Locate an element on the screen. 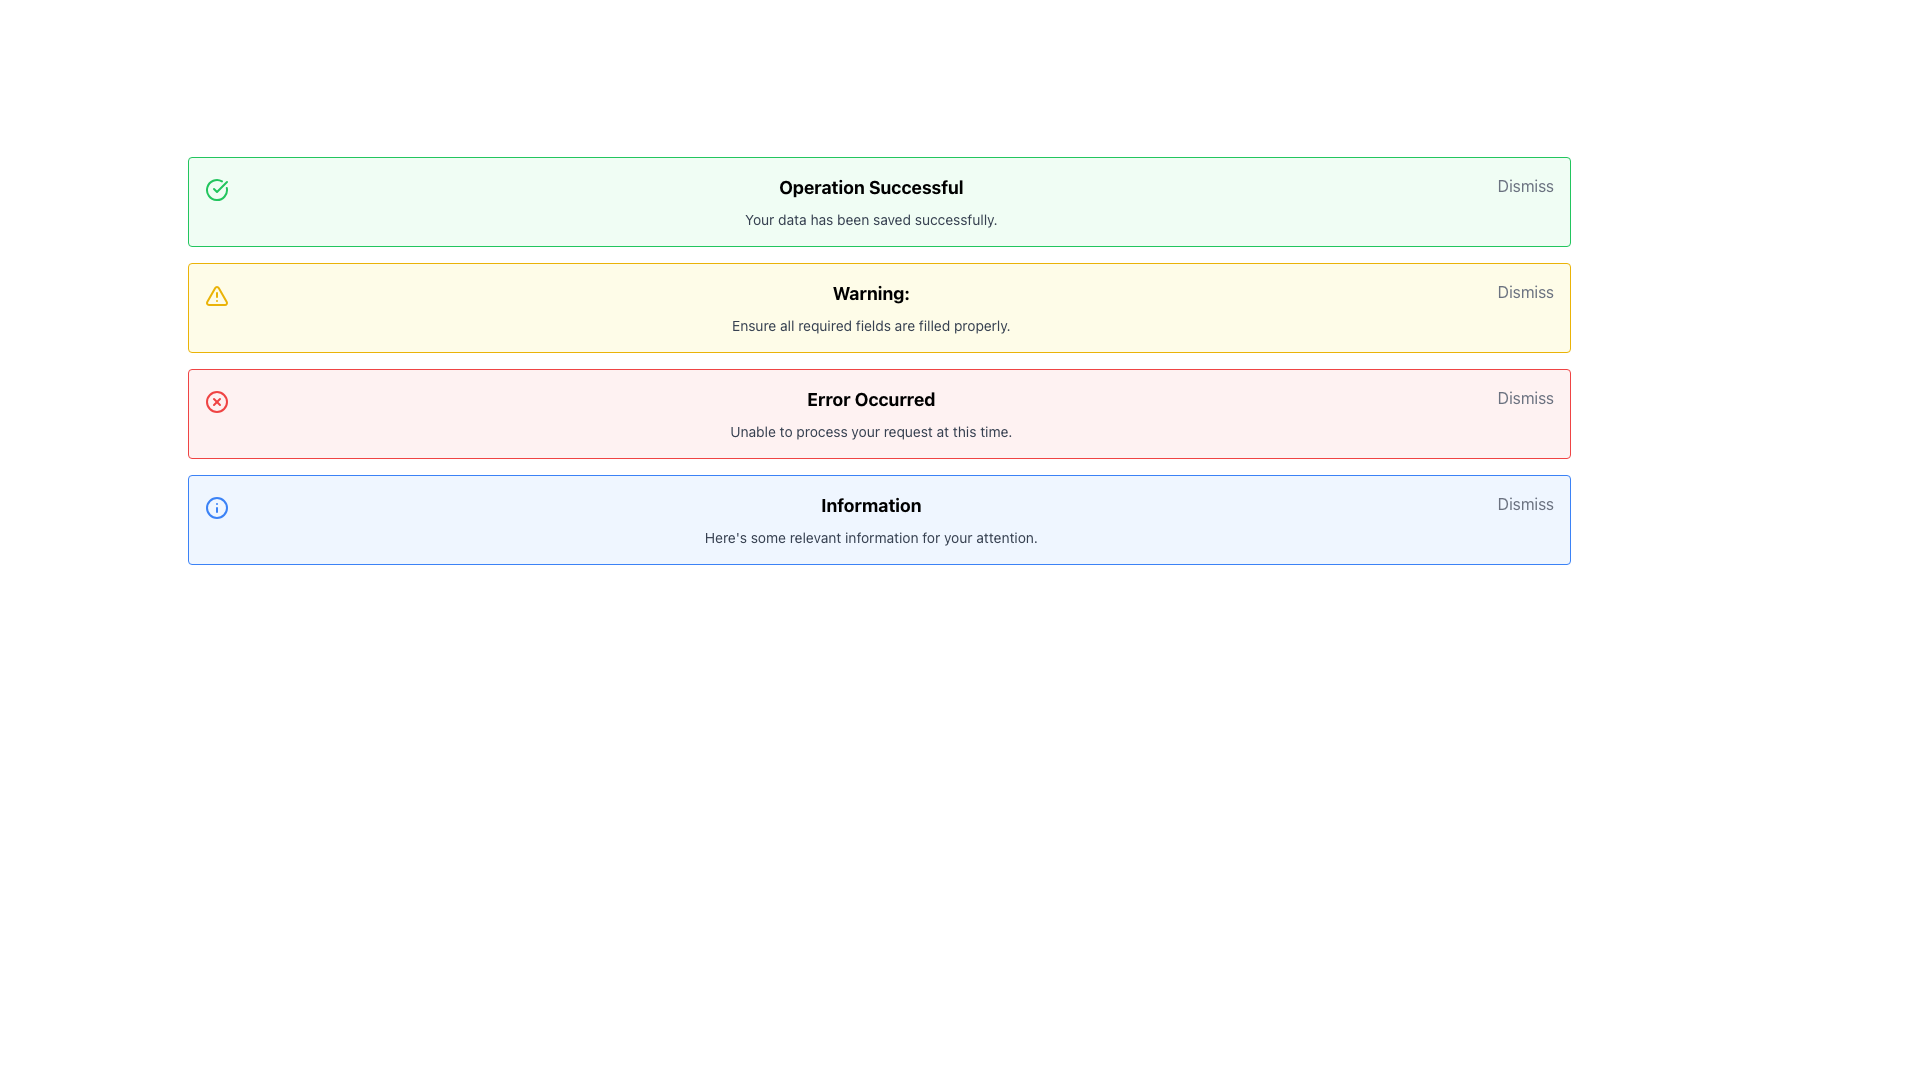 Image resolution: width=1920 pixels, height=1080 pixels. the informational message box with a red border and light red background that displays the message 'Error Occurred' is located at coordinates (871, 412).